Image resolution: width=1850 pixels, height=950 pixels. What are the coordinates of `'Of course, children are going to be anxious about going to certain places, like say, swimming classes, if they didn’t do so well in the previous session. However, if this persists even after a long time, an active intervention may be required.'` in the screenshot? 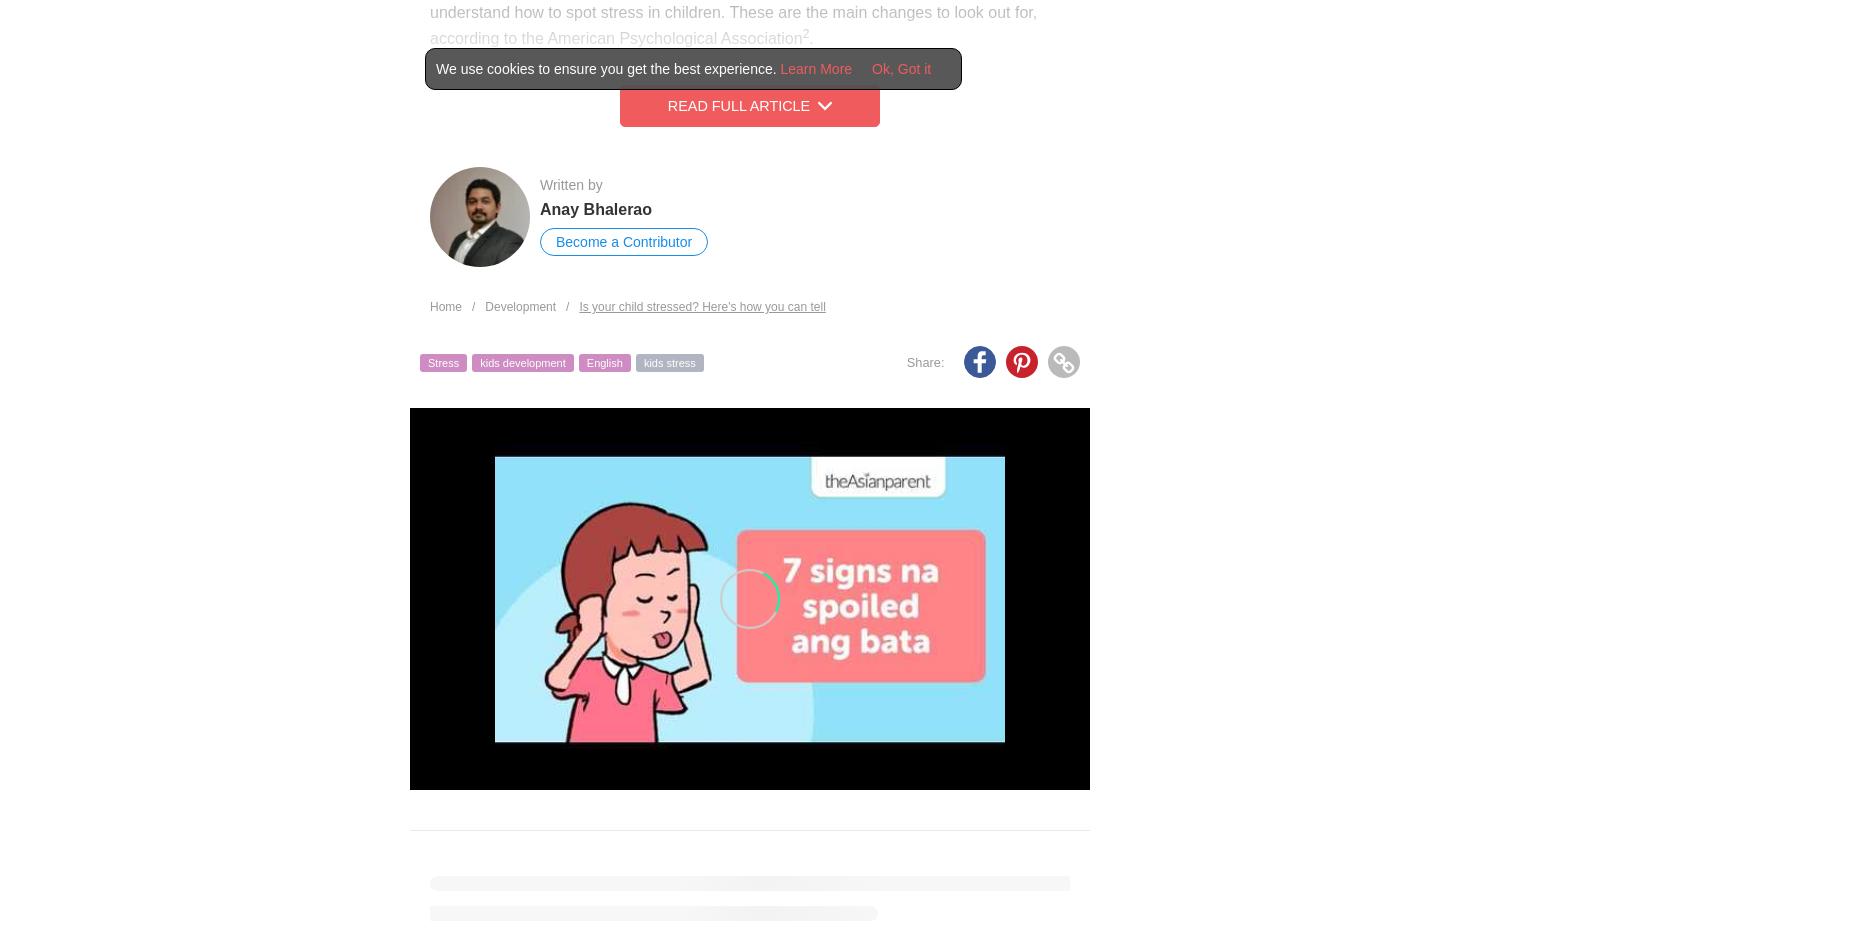 It's located at (428, 507).